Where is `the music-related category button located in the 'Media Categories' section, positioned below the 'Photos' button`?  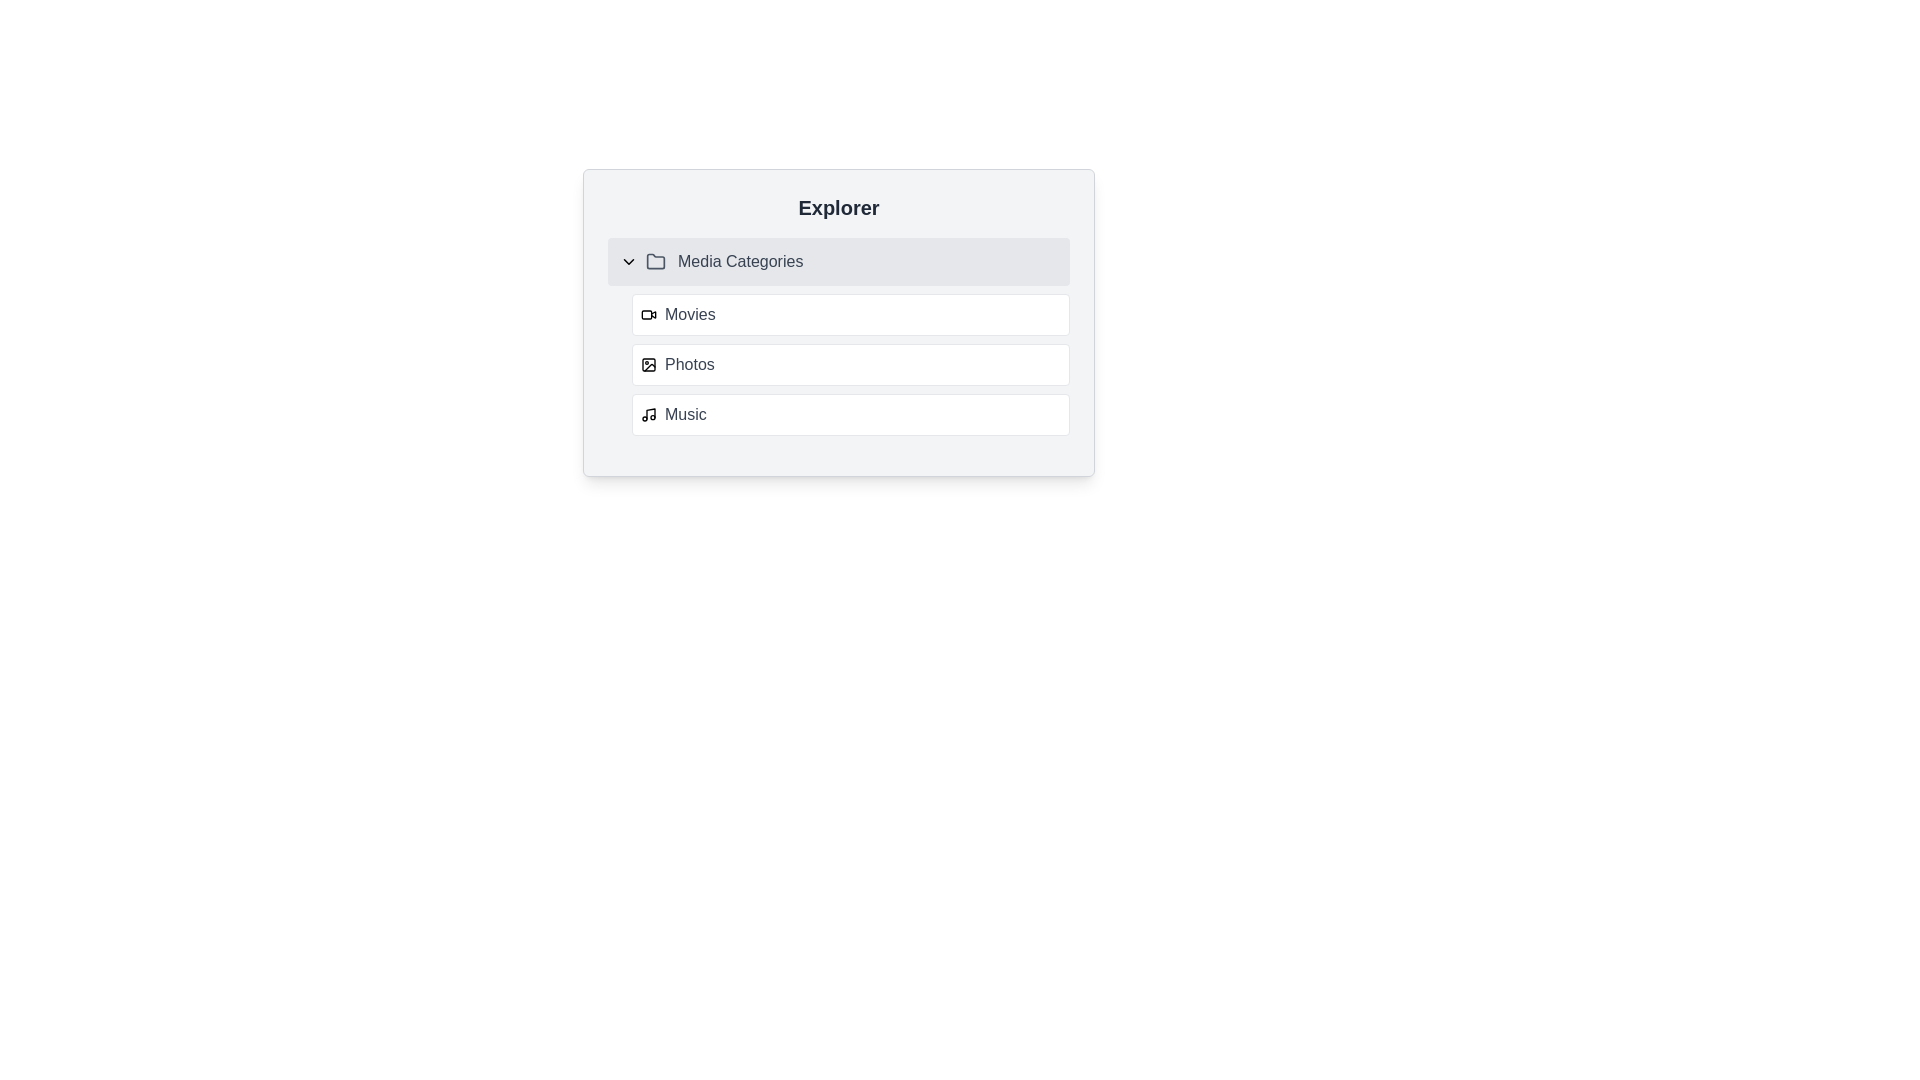 the music-related category button located in the 'Media Categories' section, positioned below the 'Photos' button is located at coordinates (850, 414).